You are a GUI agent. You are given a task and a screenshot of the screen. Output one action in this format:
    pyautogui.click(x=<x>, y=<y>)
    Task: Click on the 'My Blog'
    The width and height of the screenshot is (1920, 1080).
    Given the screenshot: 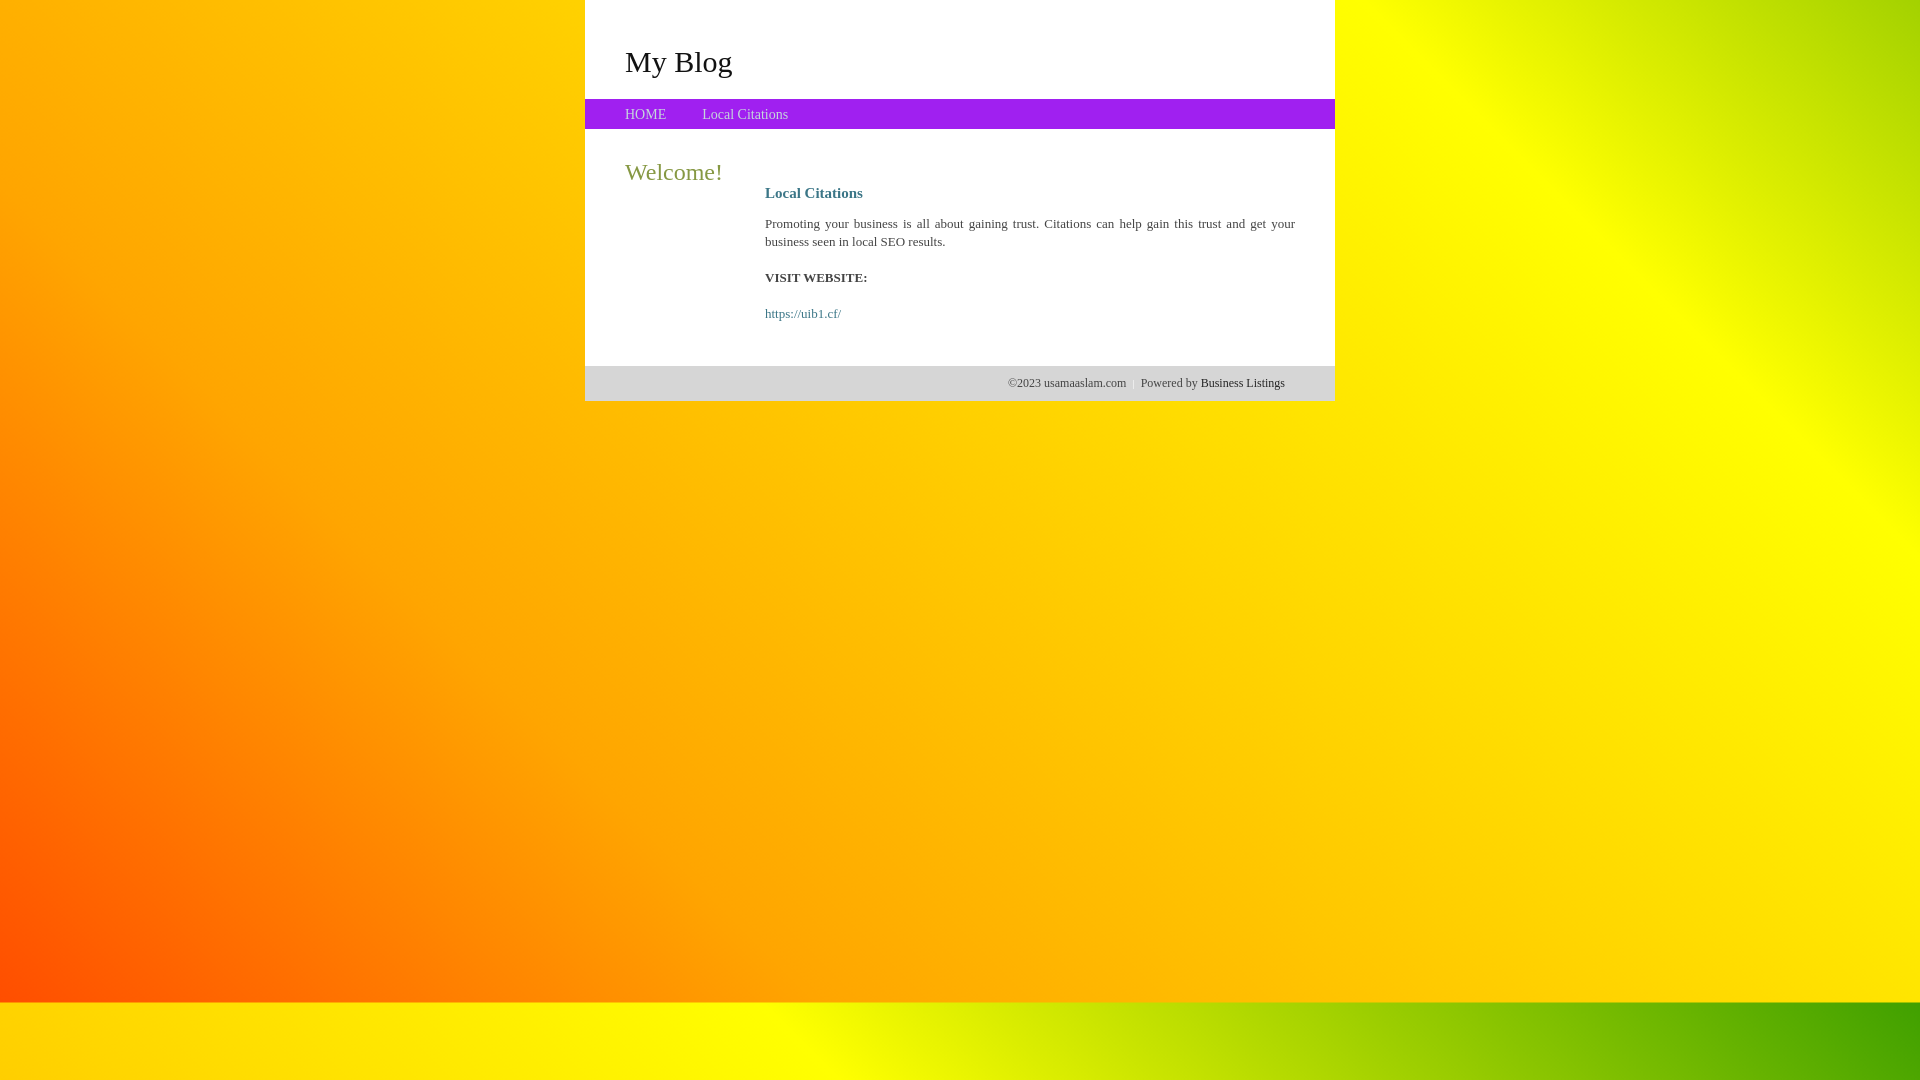 What is the action you would take?
    pyautogui.click(x=678, y=60)
    